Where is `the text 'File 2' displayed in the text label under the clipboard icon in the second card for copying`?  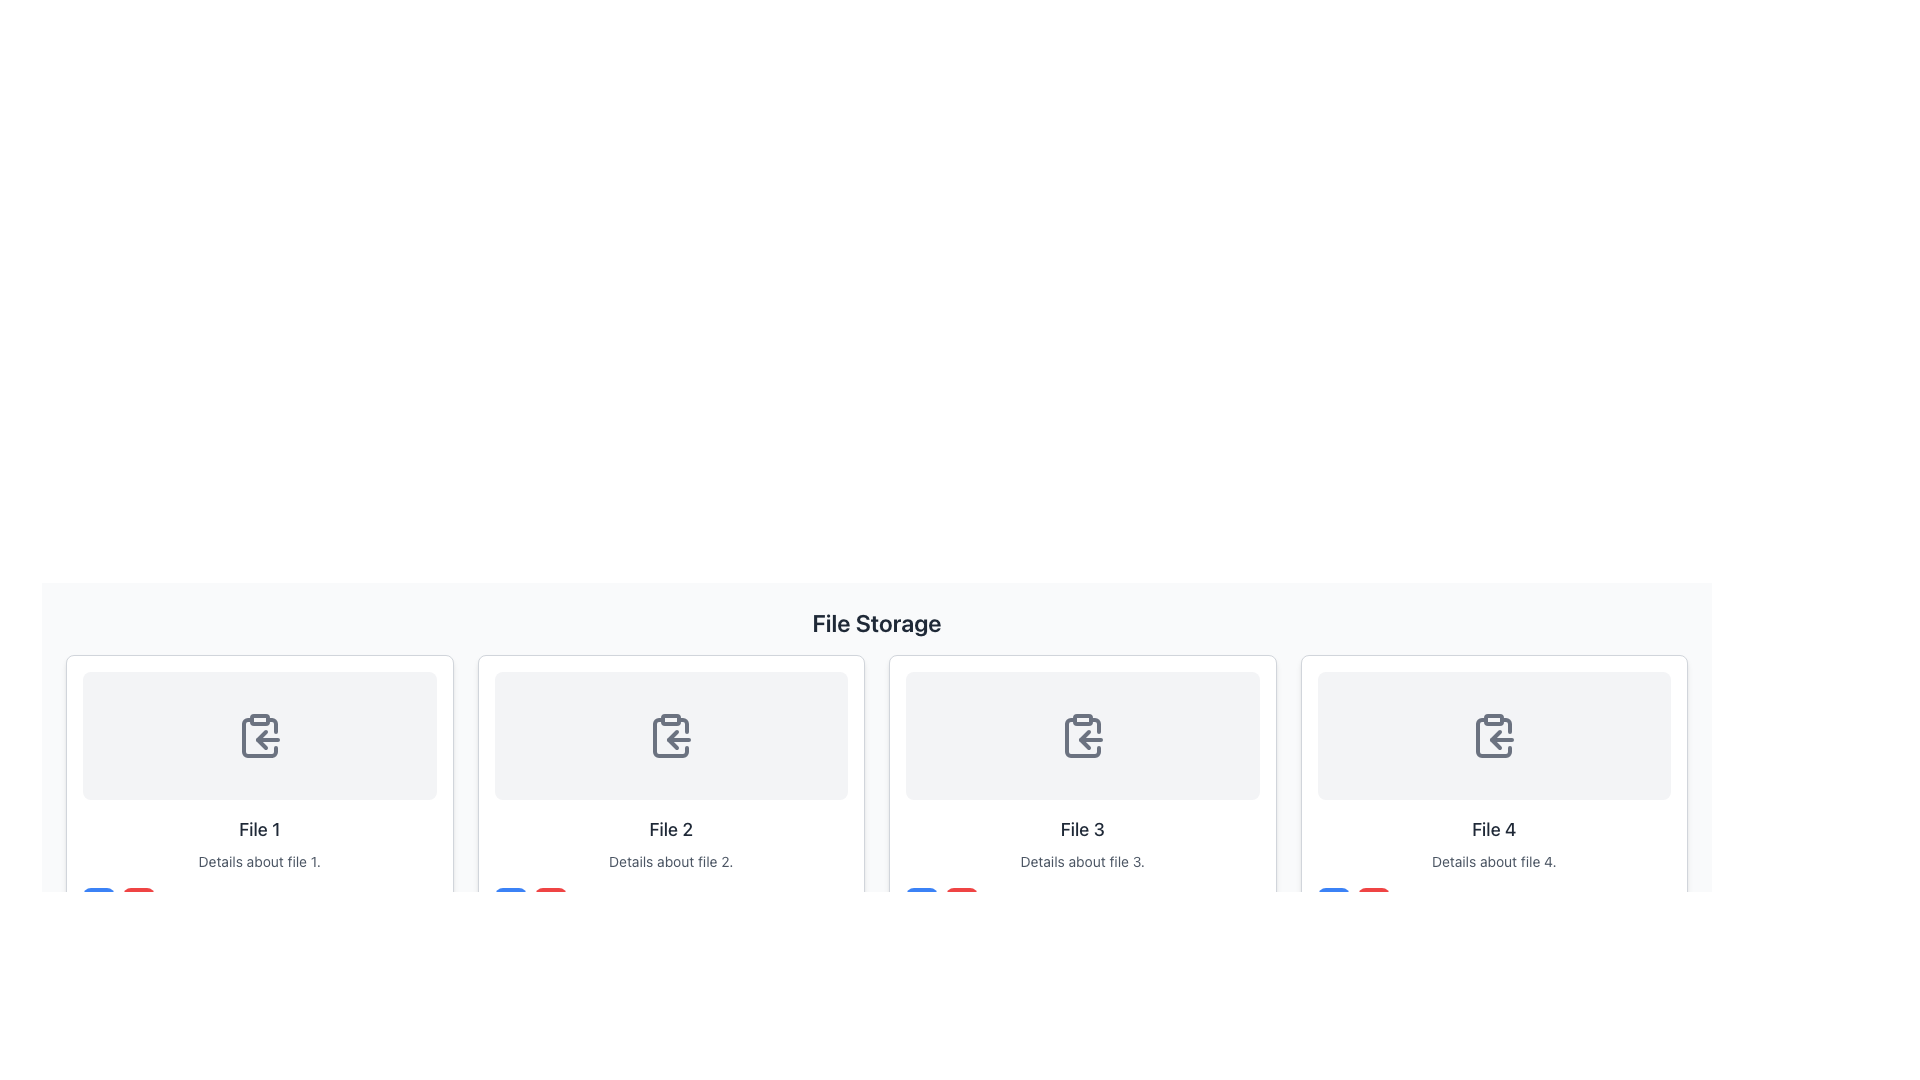 the text 'File 2' displayed in the text label under the clipboard icon in the second card for copying is located at coordinates (671, 829).